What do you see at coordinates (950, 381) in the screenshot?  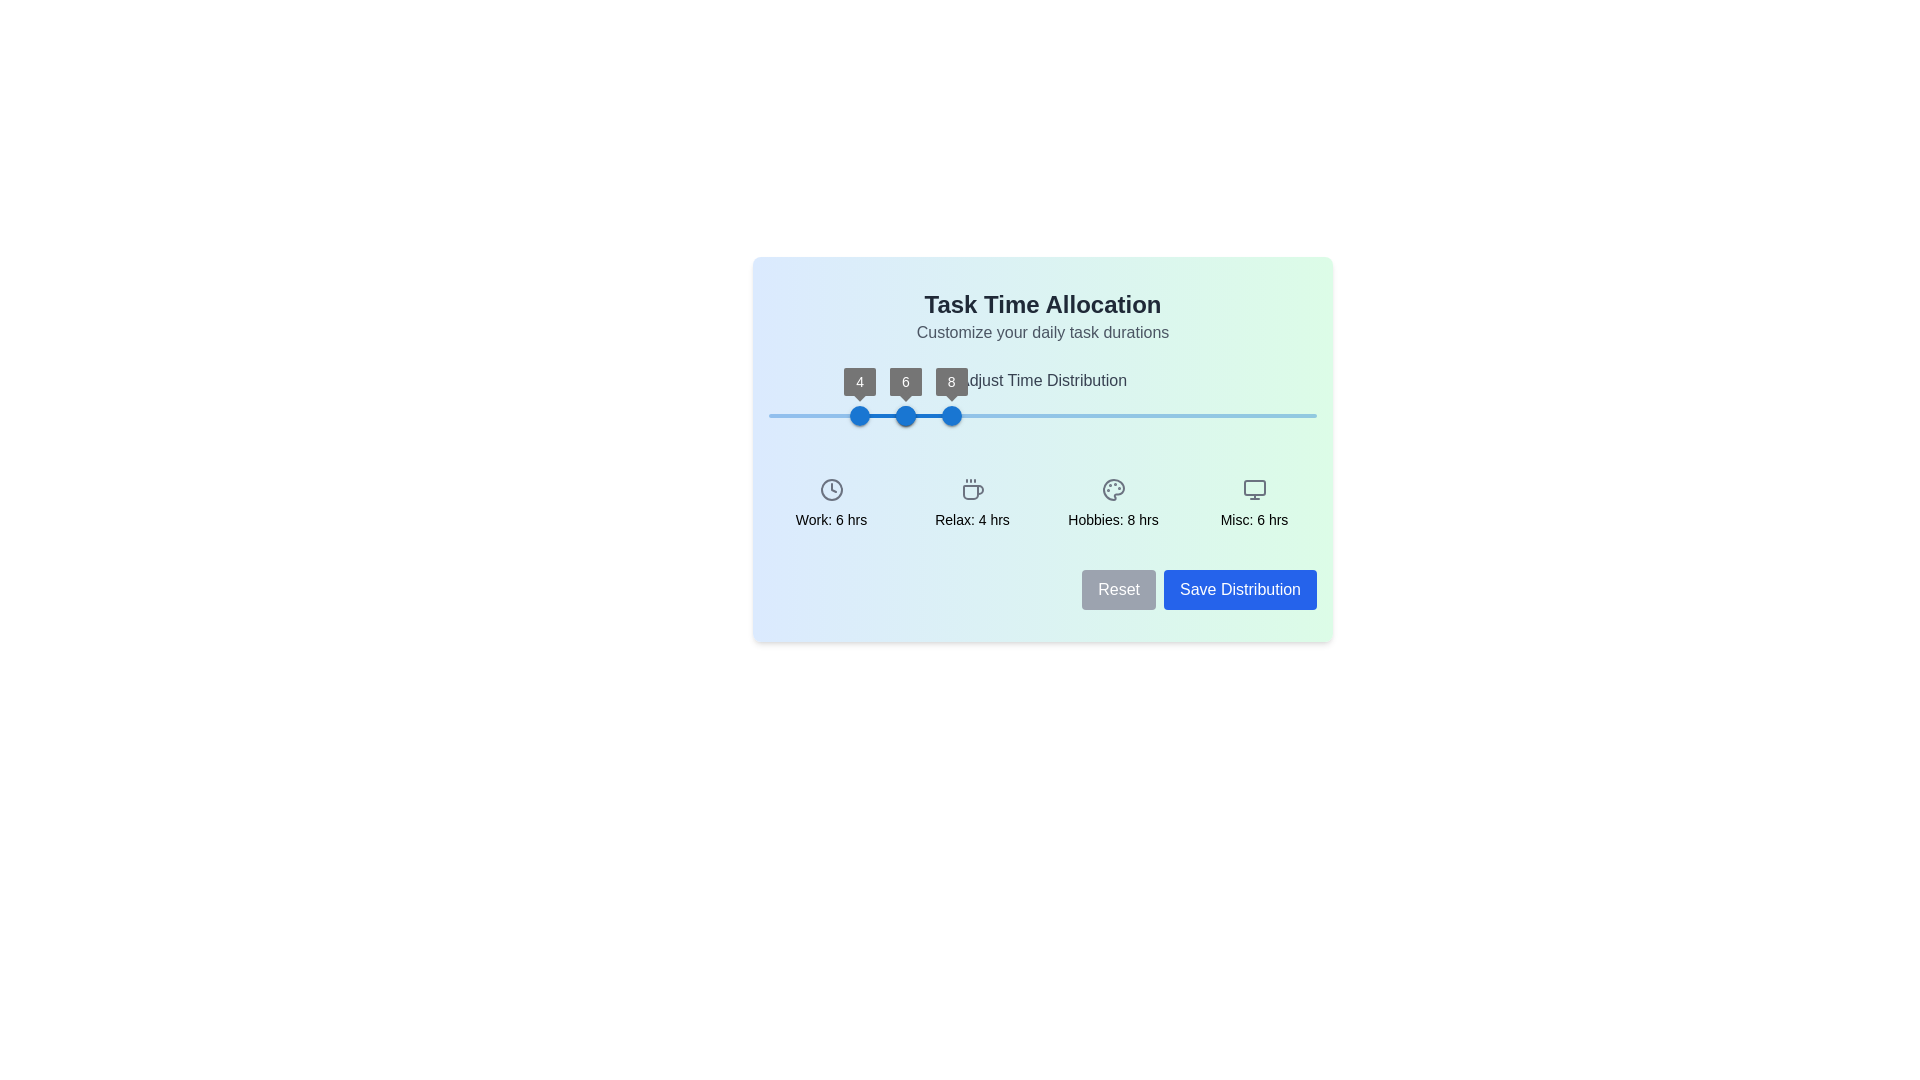 I see `the current value displayed in the Slider Value Indicator, which shows the number '8' within a circular highlight beneath the 'Adjust Time Distribution' text` at bounding box center [950, 381].